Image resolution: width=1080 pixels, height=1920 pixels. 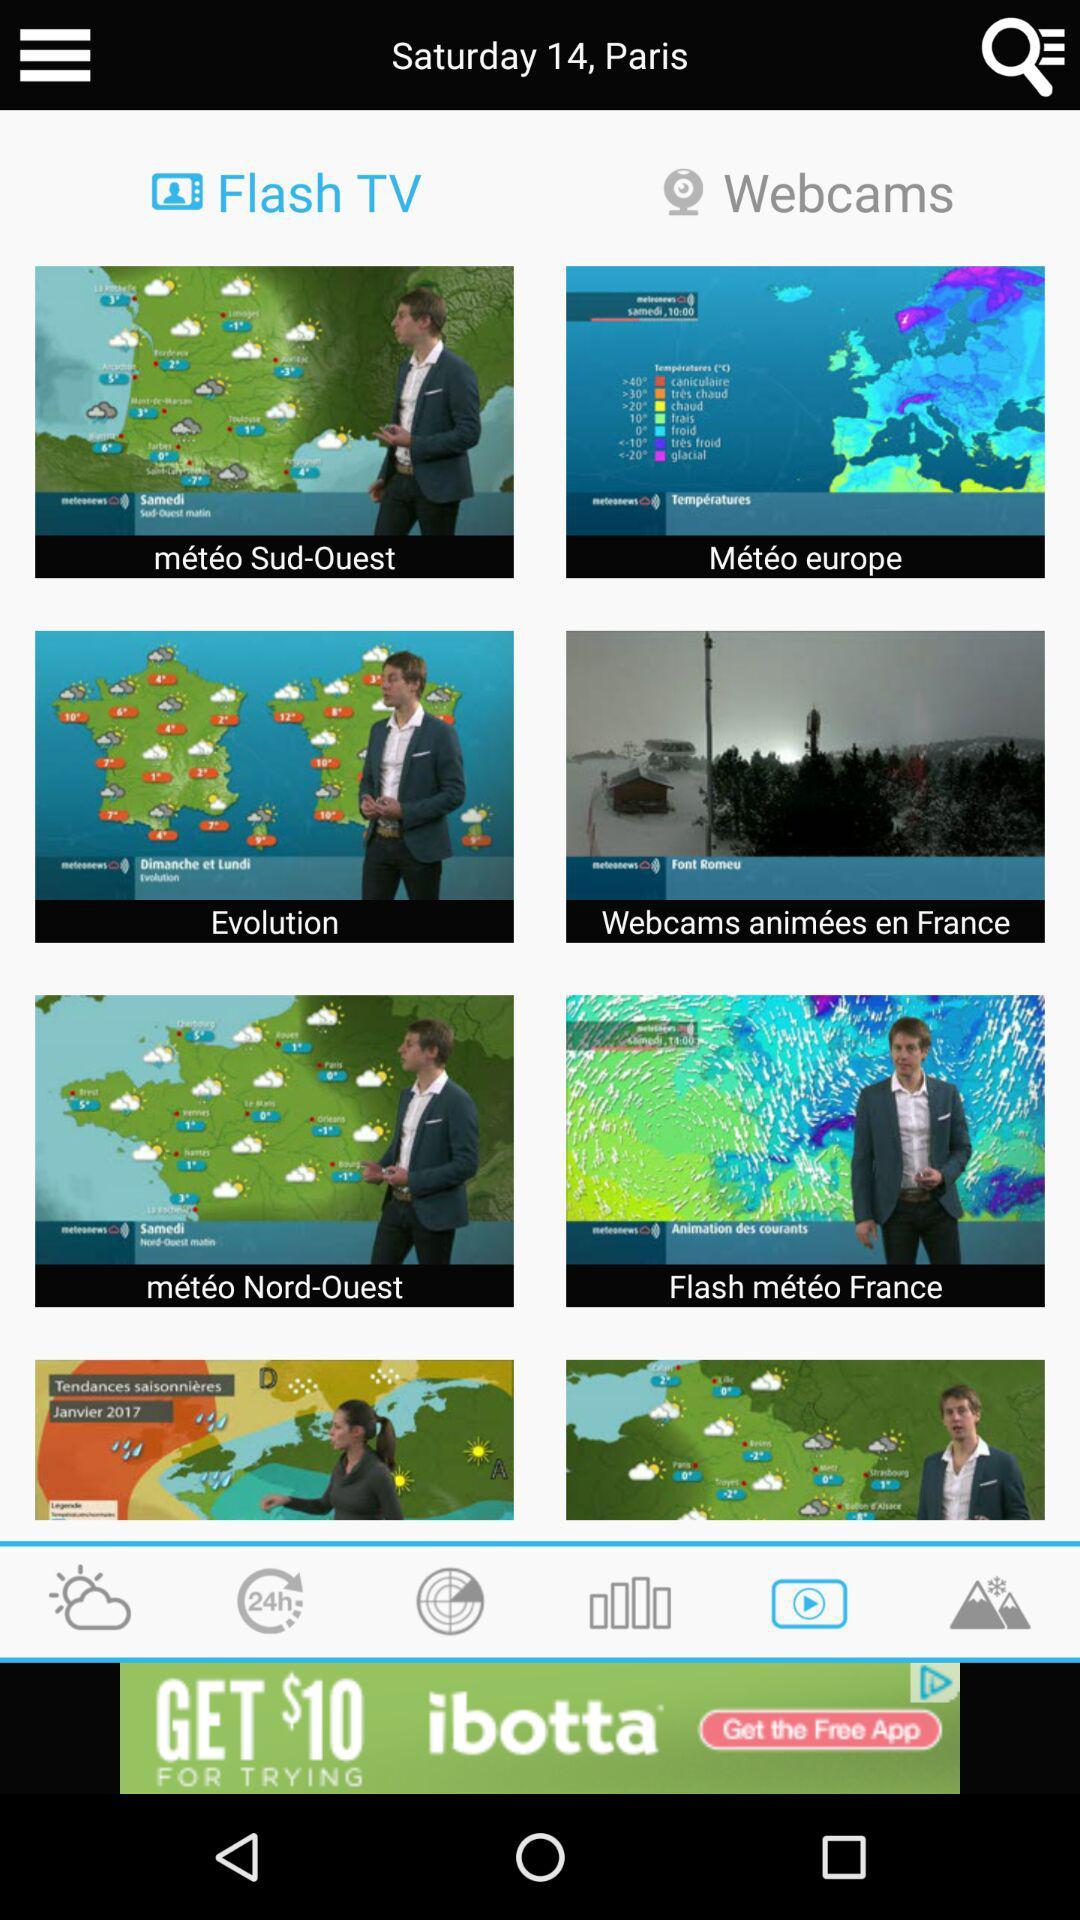 I want to click on search, so click(x=1024, y=55).